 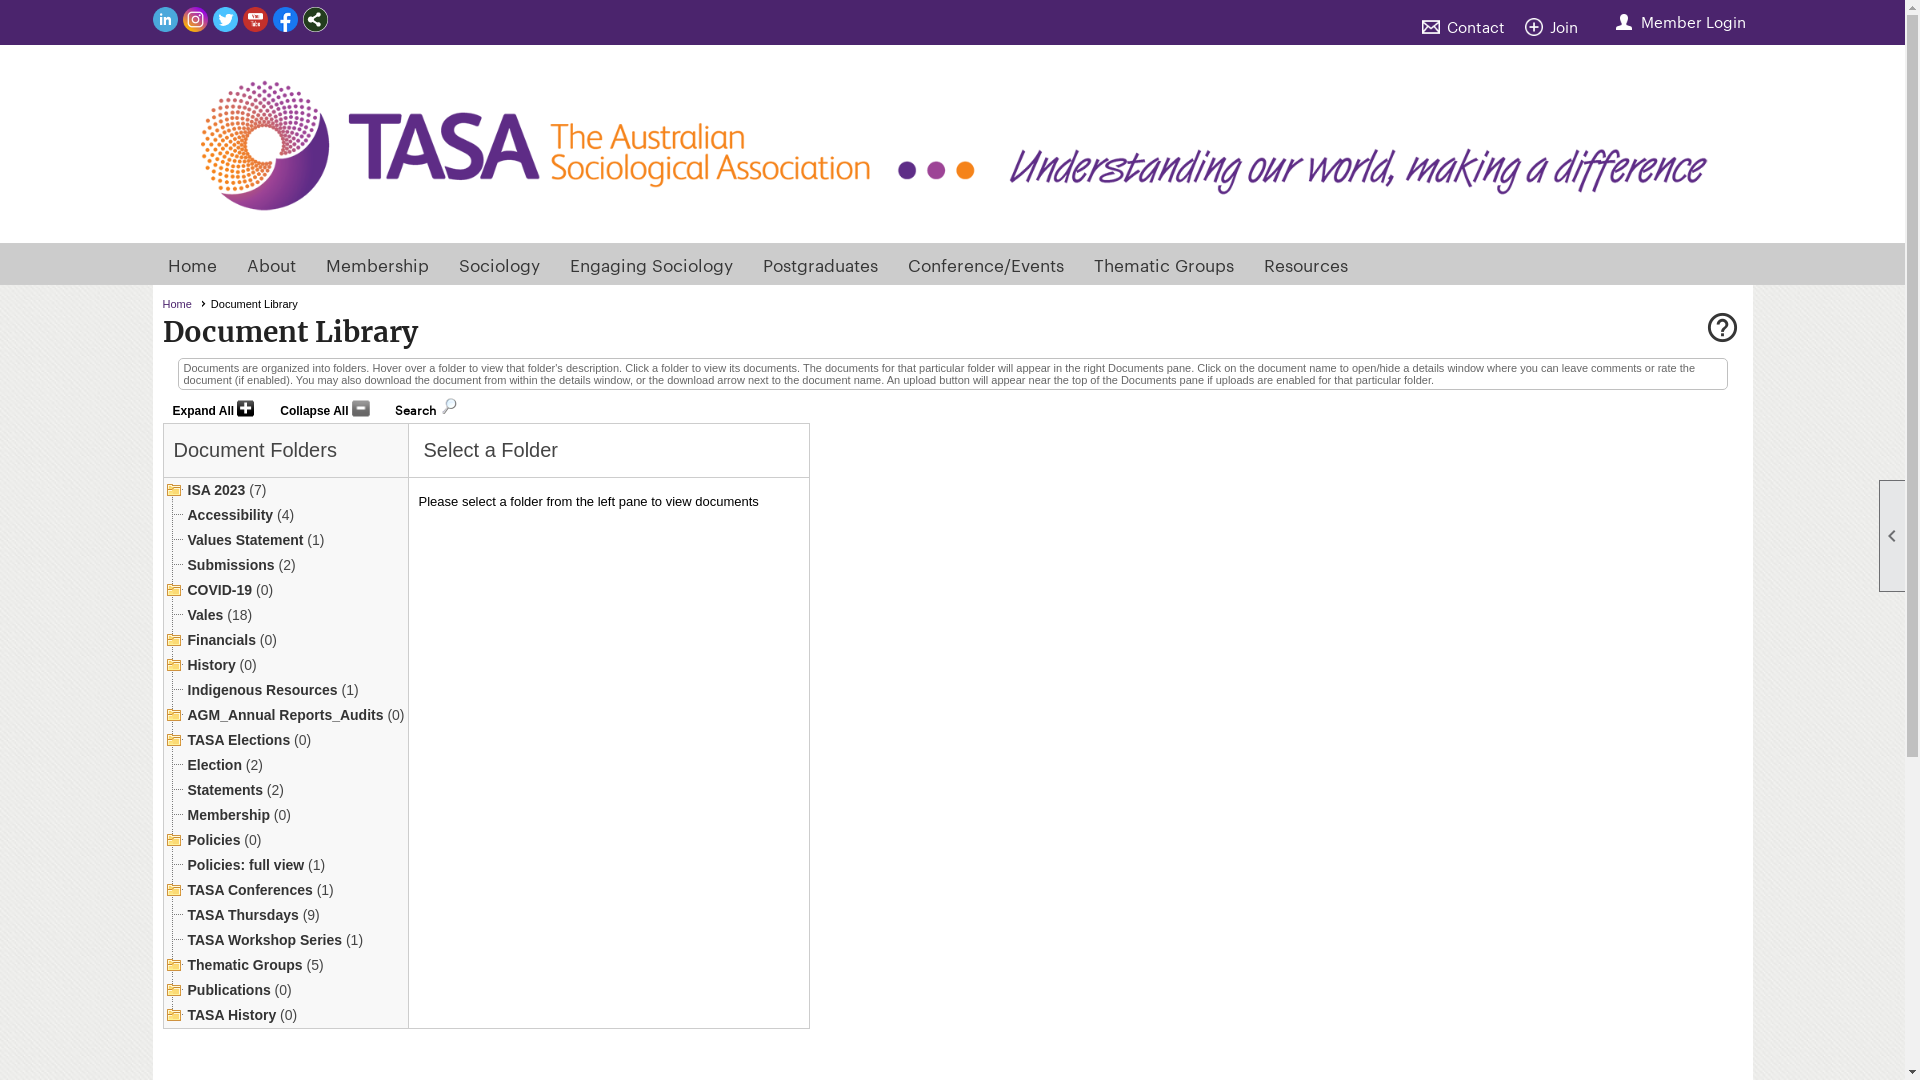 What do you see at coordinates (313, 19) in the screenshot?
I see `'Click here for more sharing options'` at bounding box center [313, 19].